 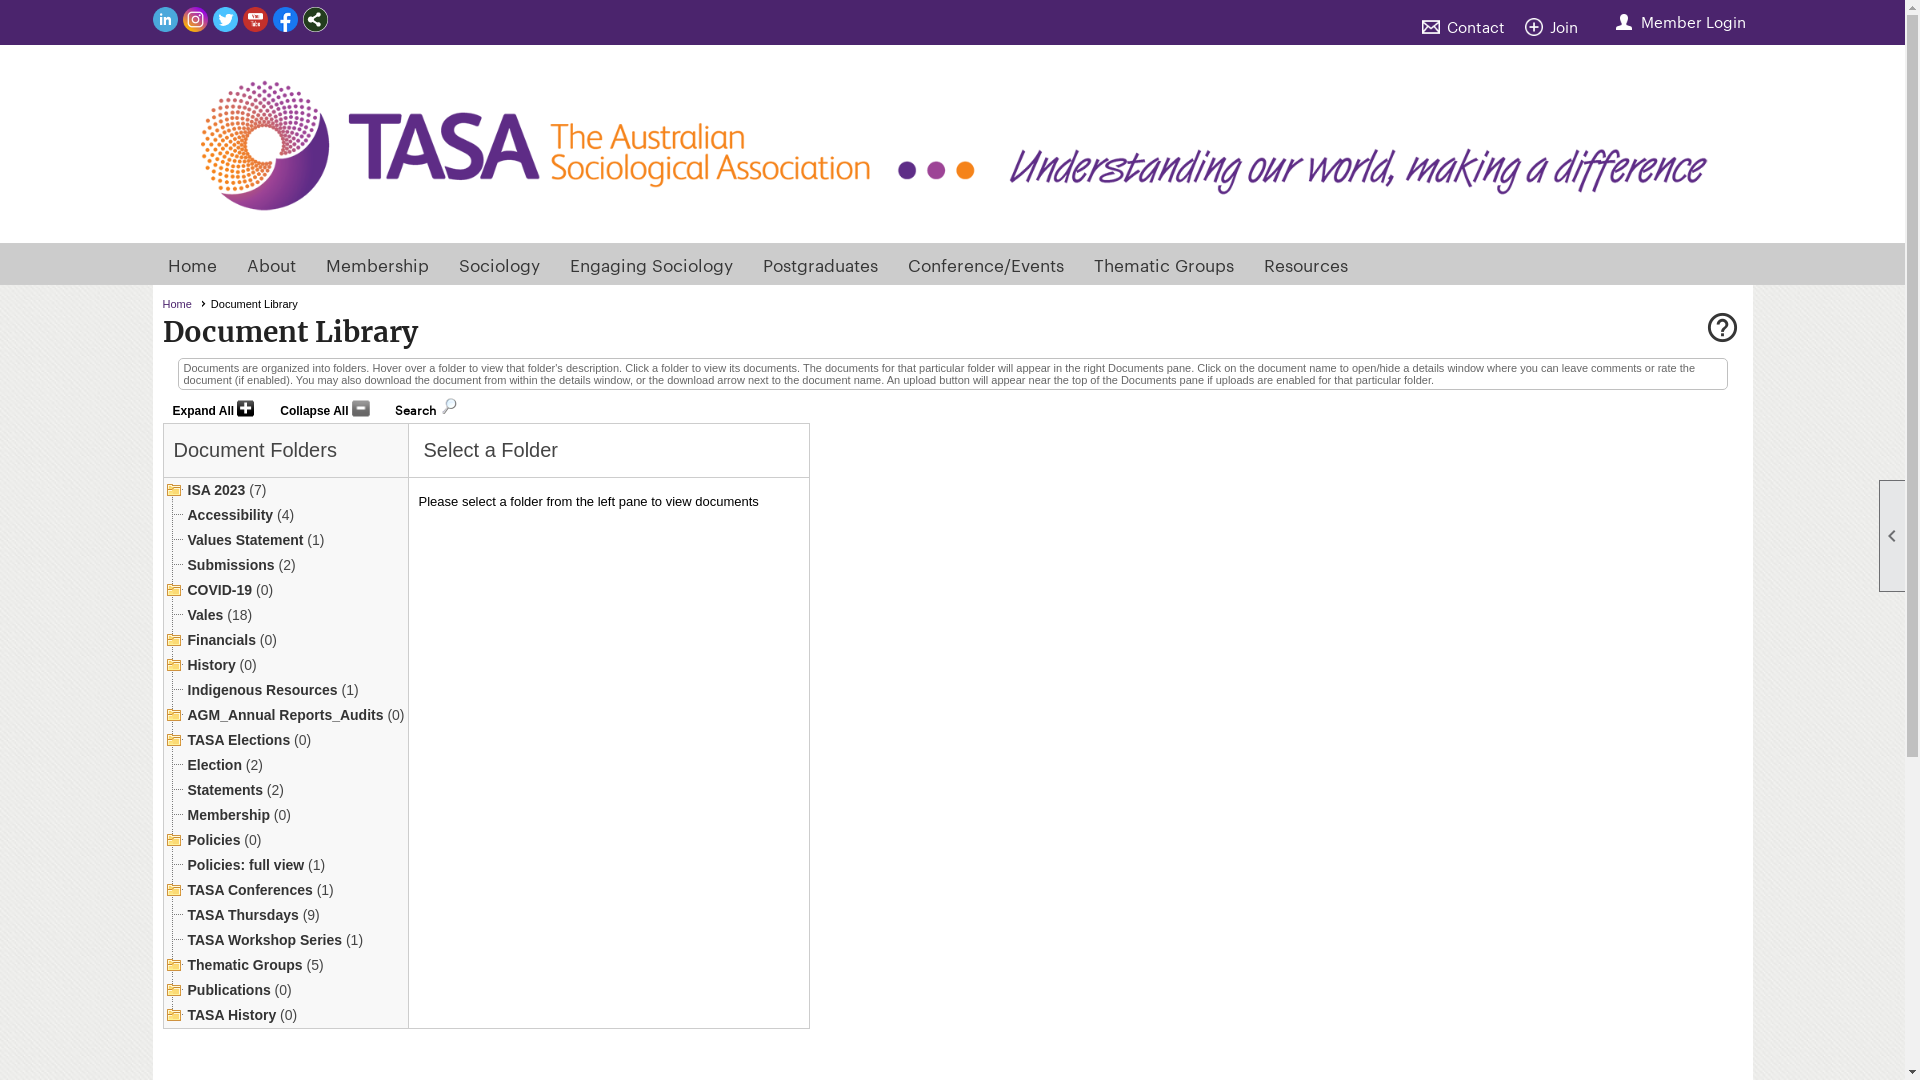 What do you see at coordinates (313, 19) in the screenshot?
I see `'Click here for more sharing options'` at bounding box center [313, 19].